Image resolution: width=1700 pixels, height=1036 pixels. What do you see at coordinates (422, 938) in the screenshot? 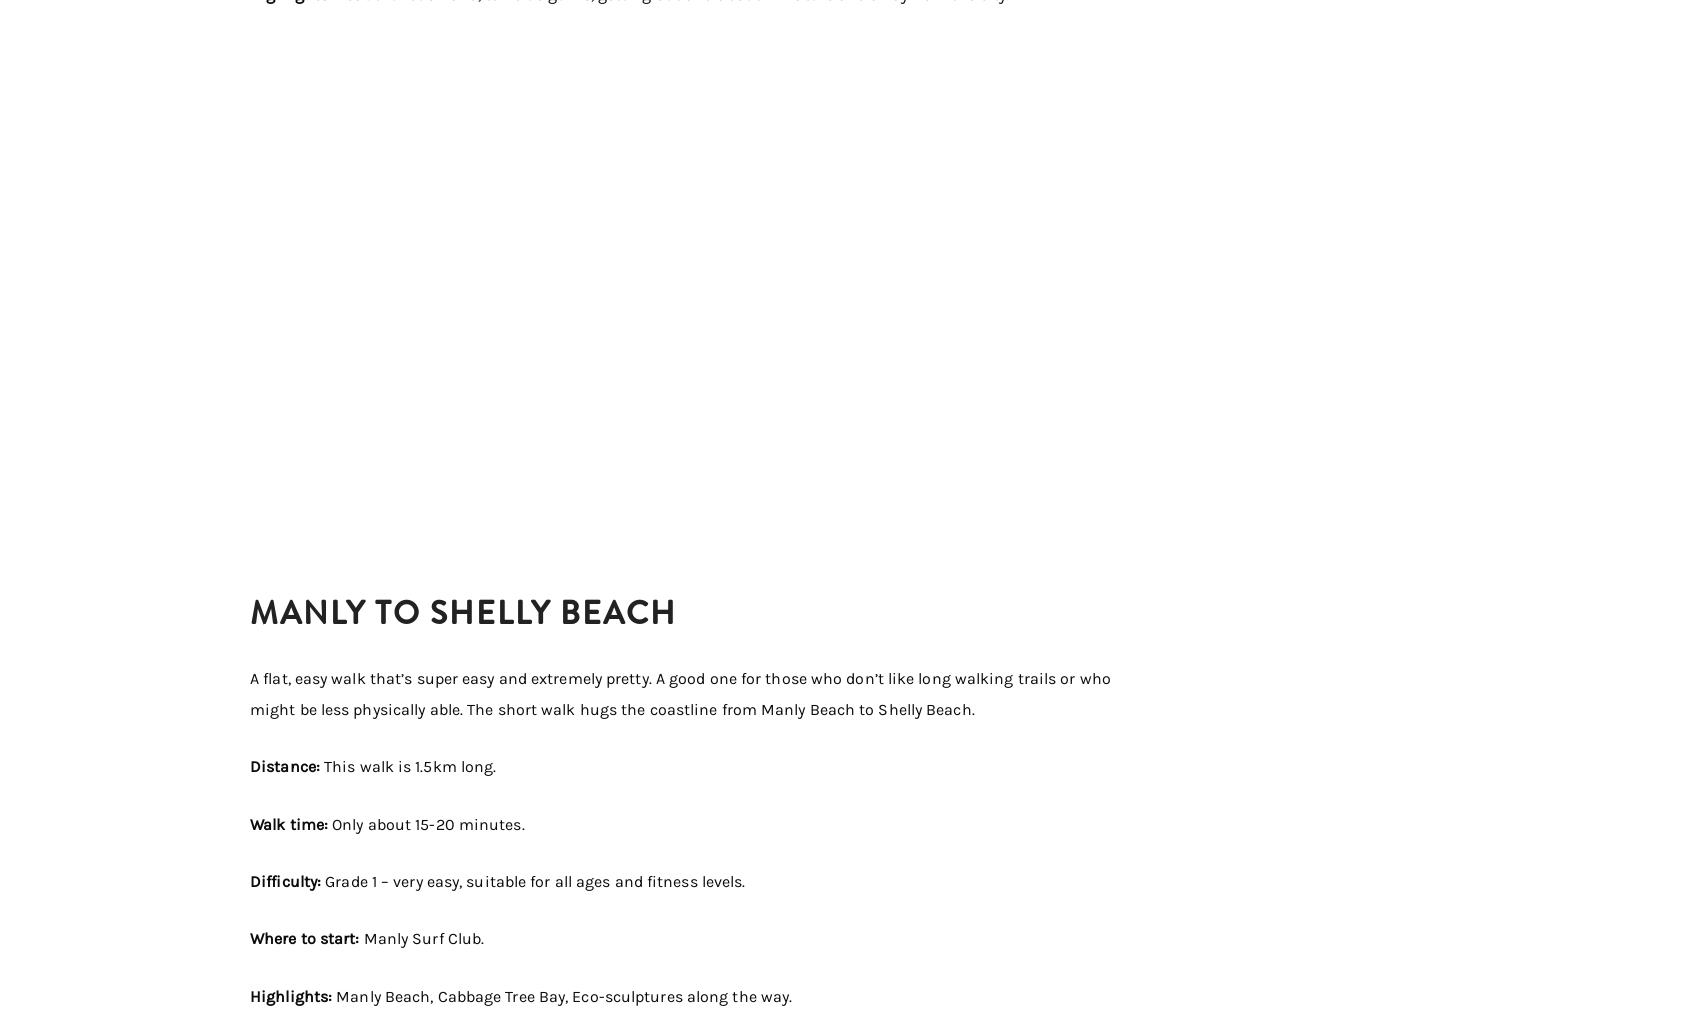
I see `'Manly Surf Club.'` at bounding box center [422, 938].